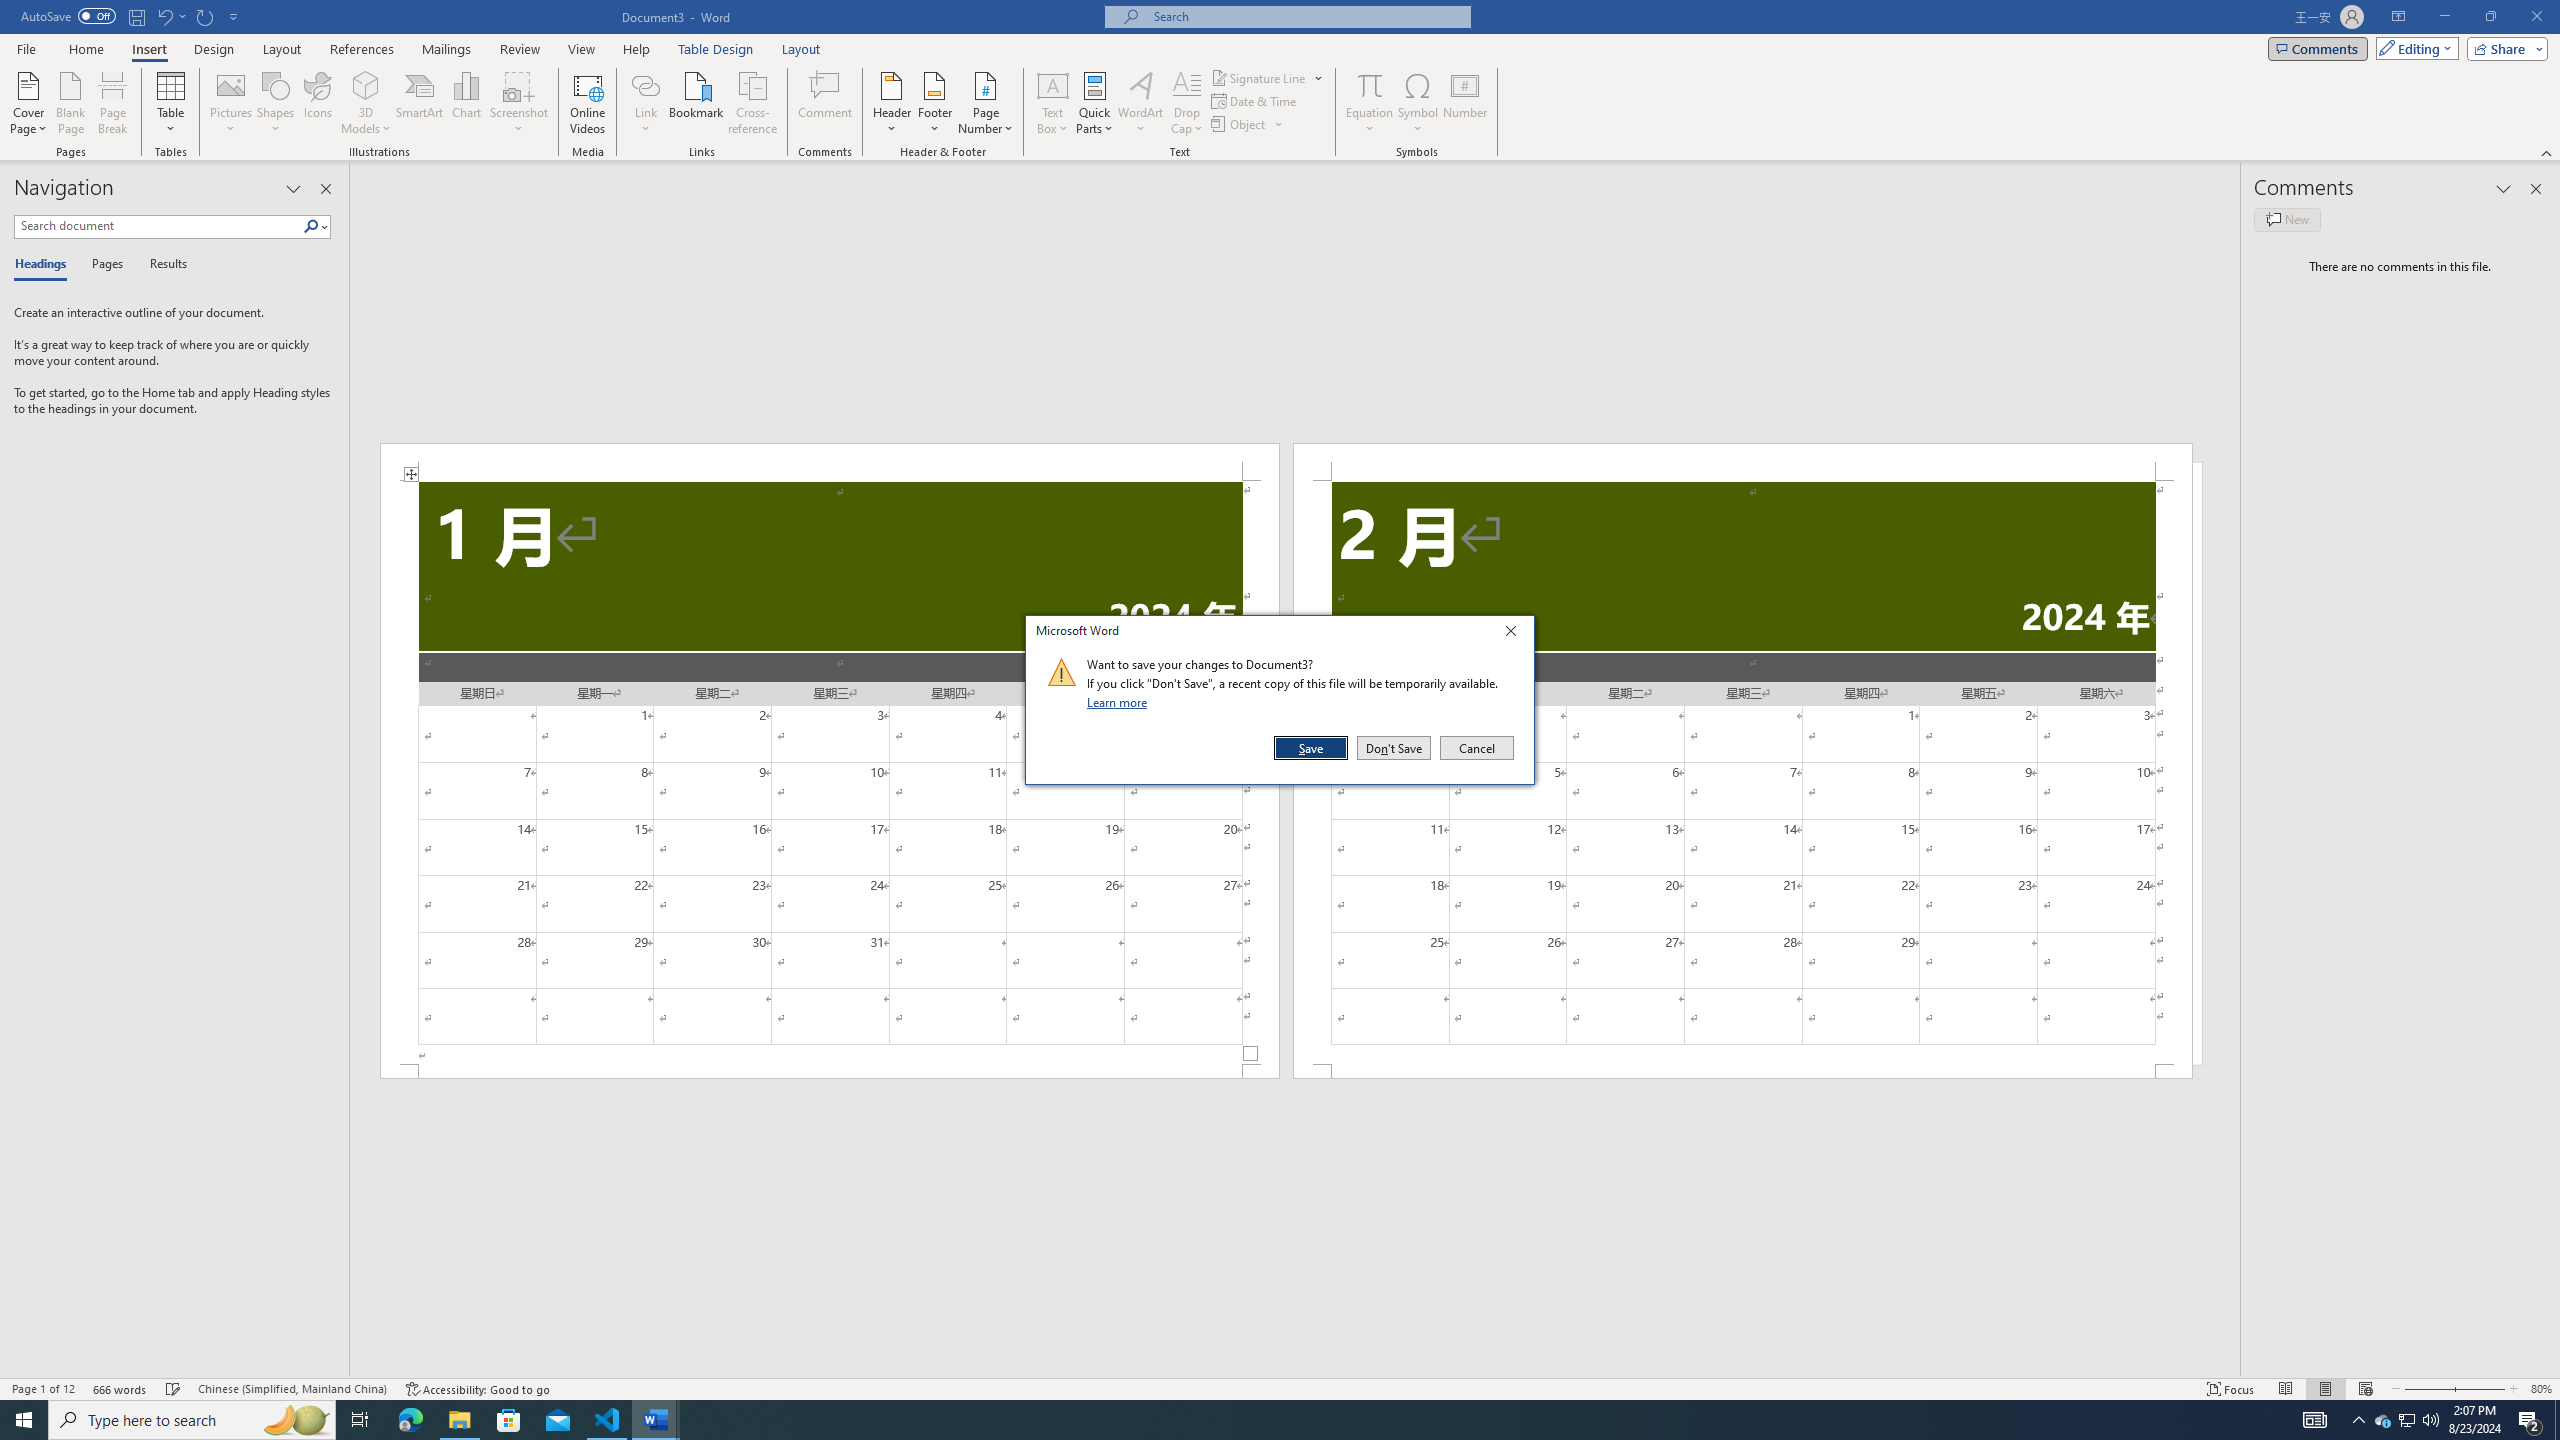 The width and height of the screenshot is (2560, 1440). What do you see at coordinates (205, 15) in the screenshot?
I see `'Repeat Doc Close'` at bounding box center [205, 15].